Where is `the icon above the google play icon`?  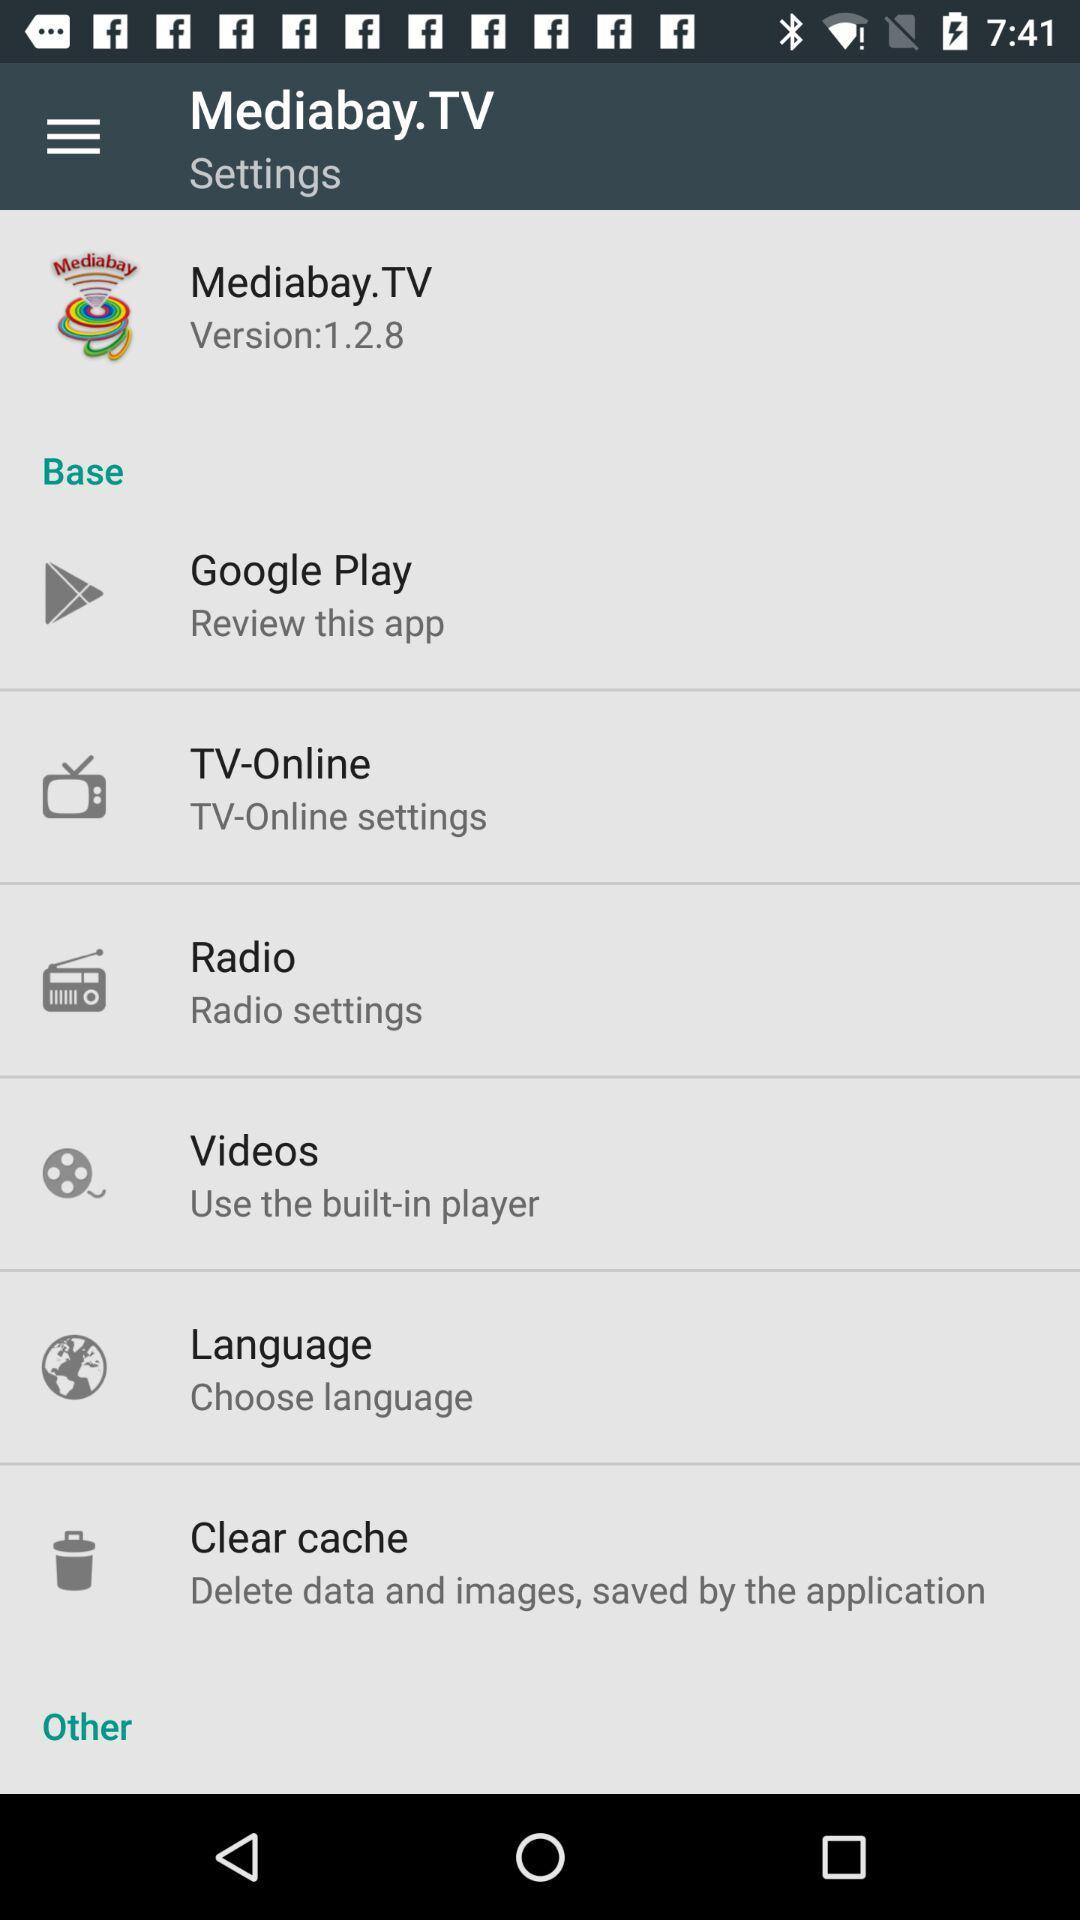 the icon above the google play icon is located at coordinates (540, 448).